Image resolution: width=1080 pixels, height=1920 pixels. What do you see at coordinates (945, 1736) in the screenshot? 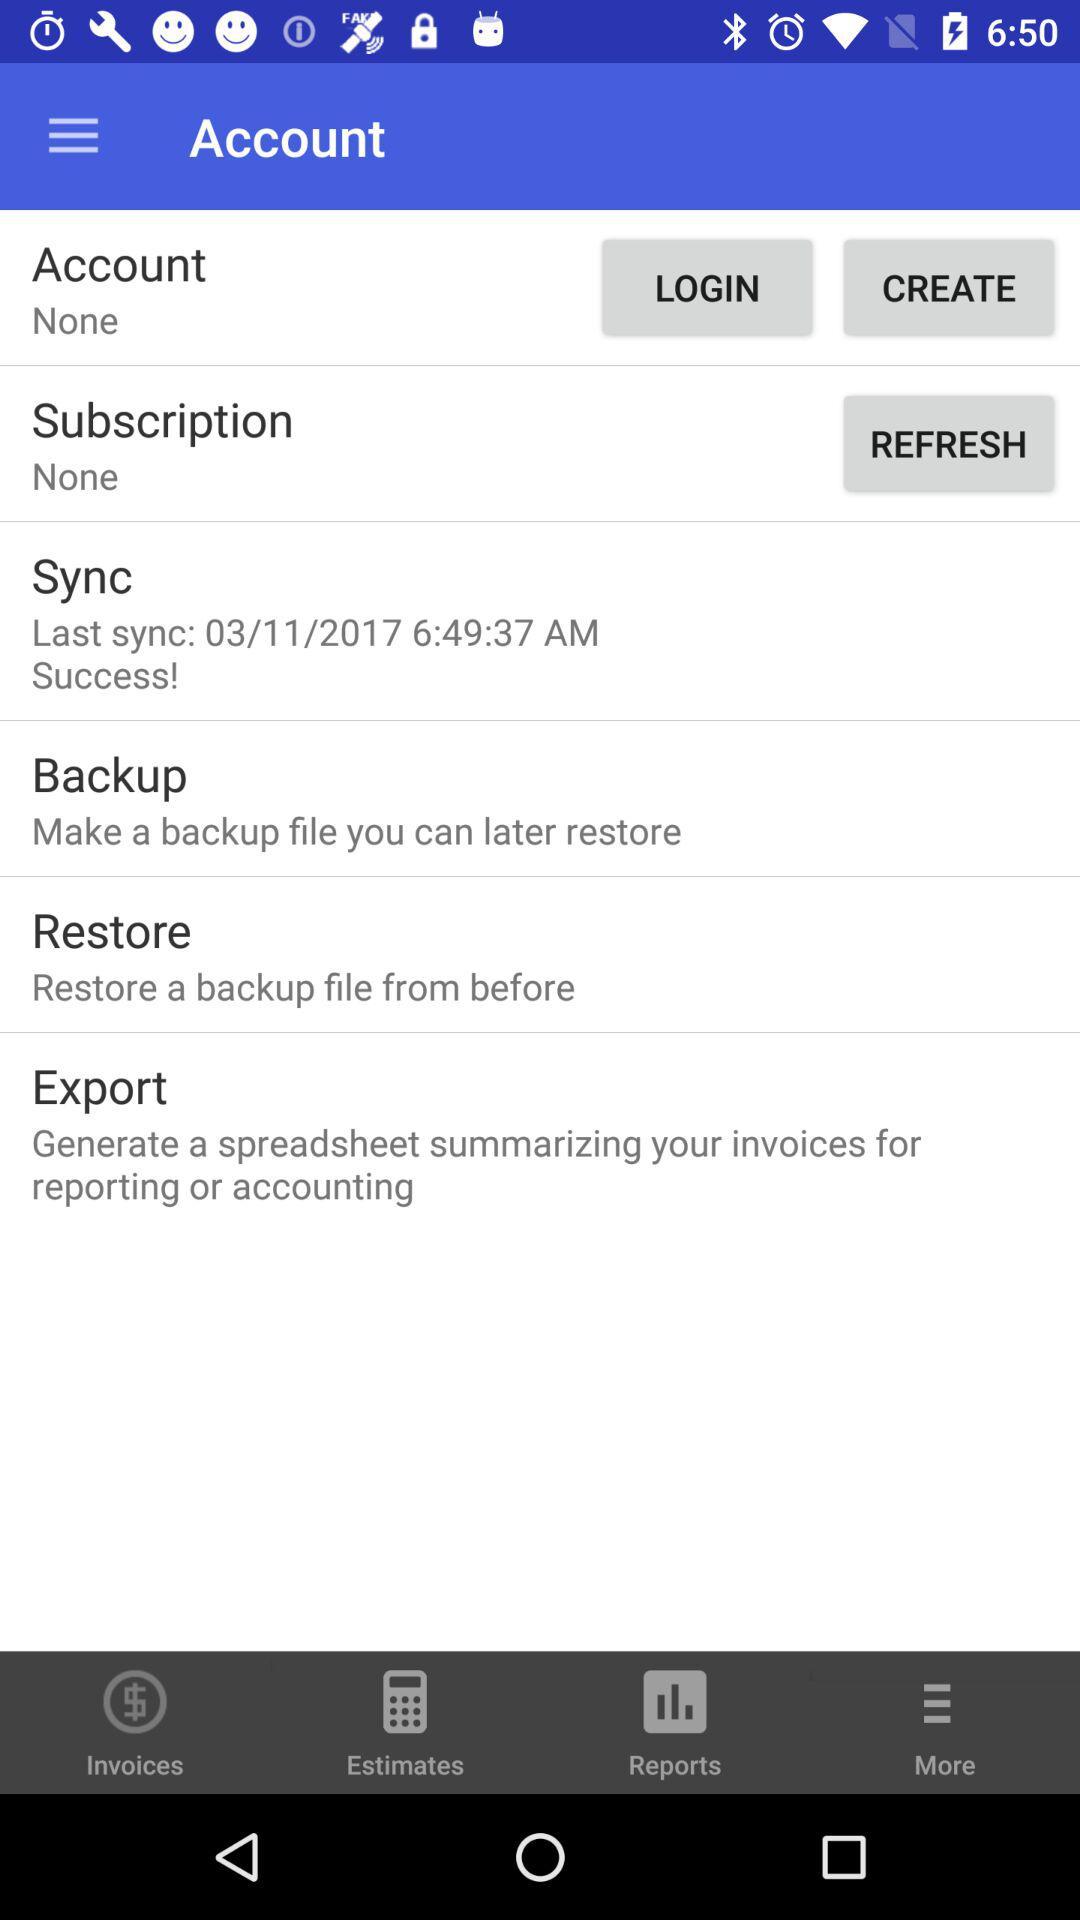
I see `the item next to the reports` at bounding box center [945, 1736].